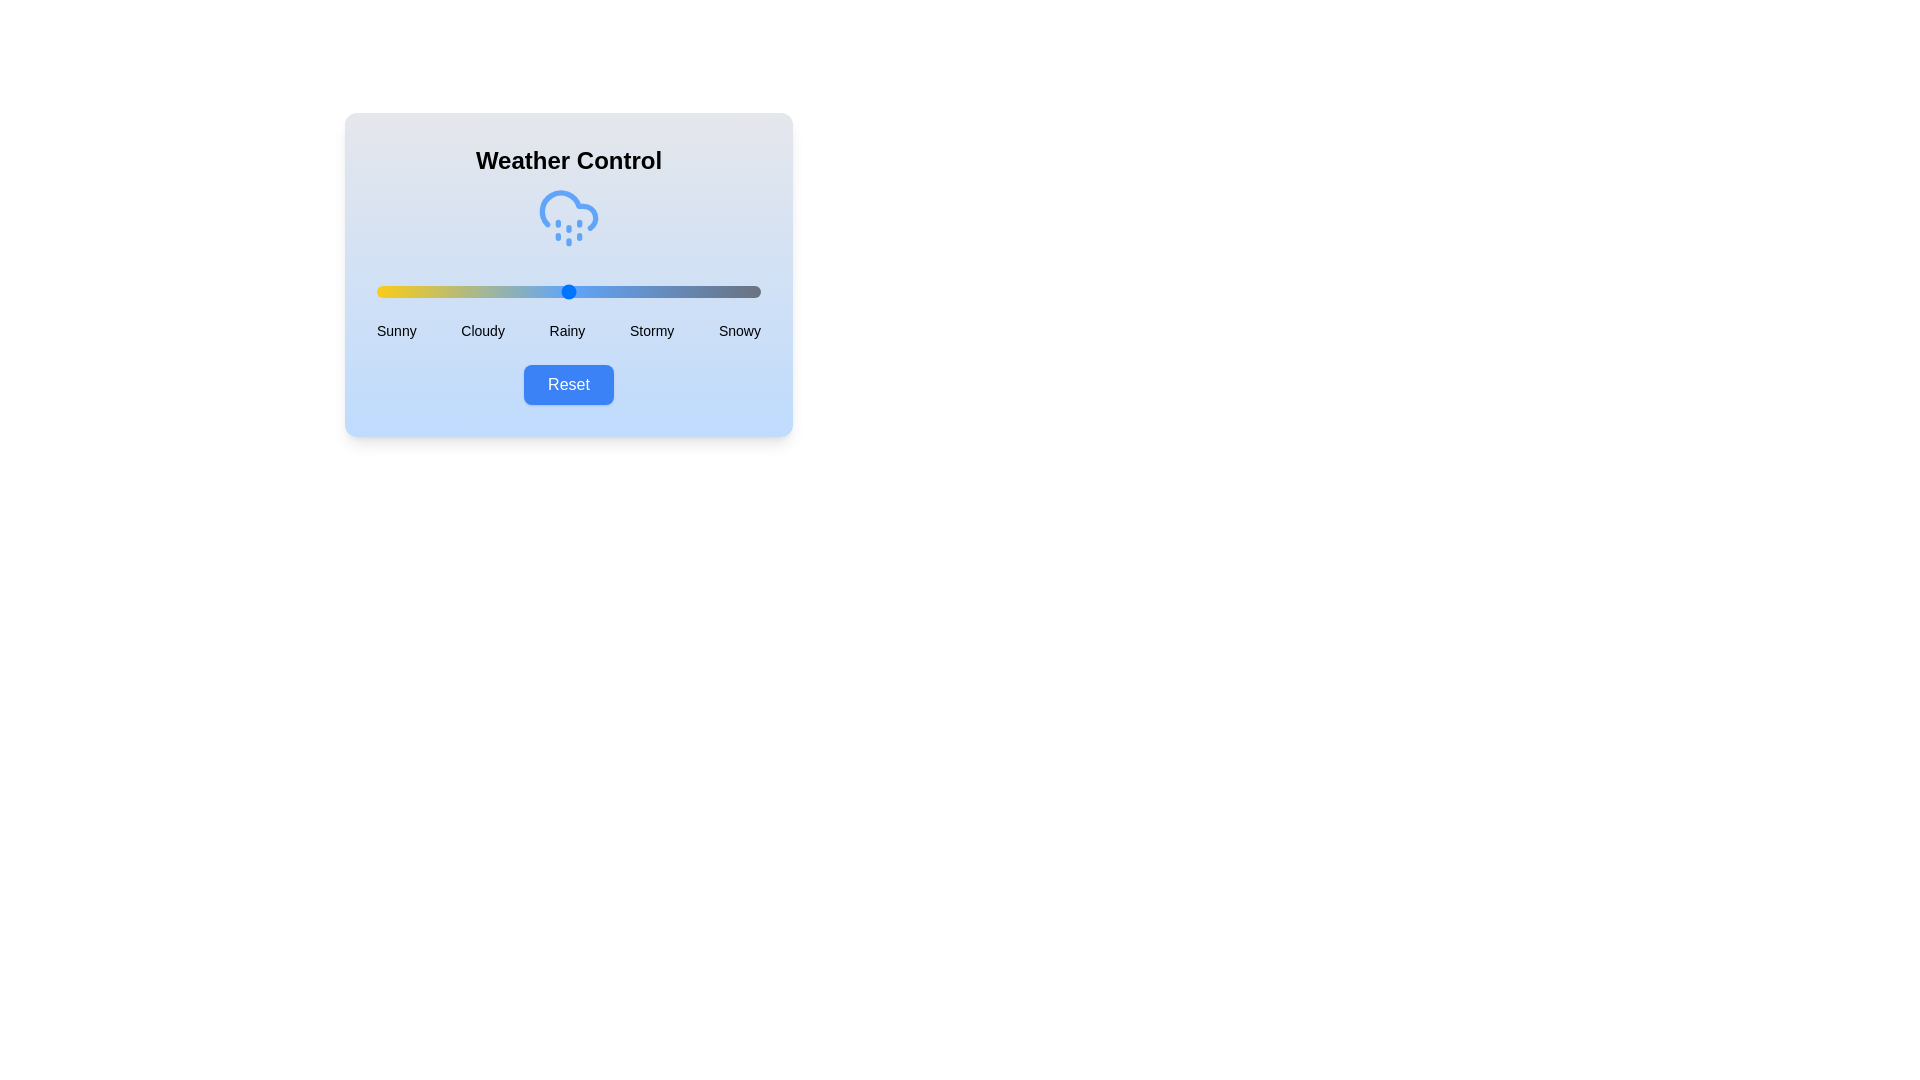 The width and height of the screenshot is (1920, 1080). I want to click on the weather condition slider to 92, so click(729, 292).